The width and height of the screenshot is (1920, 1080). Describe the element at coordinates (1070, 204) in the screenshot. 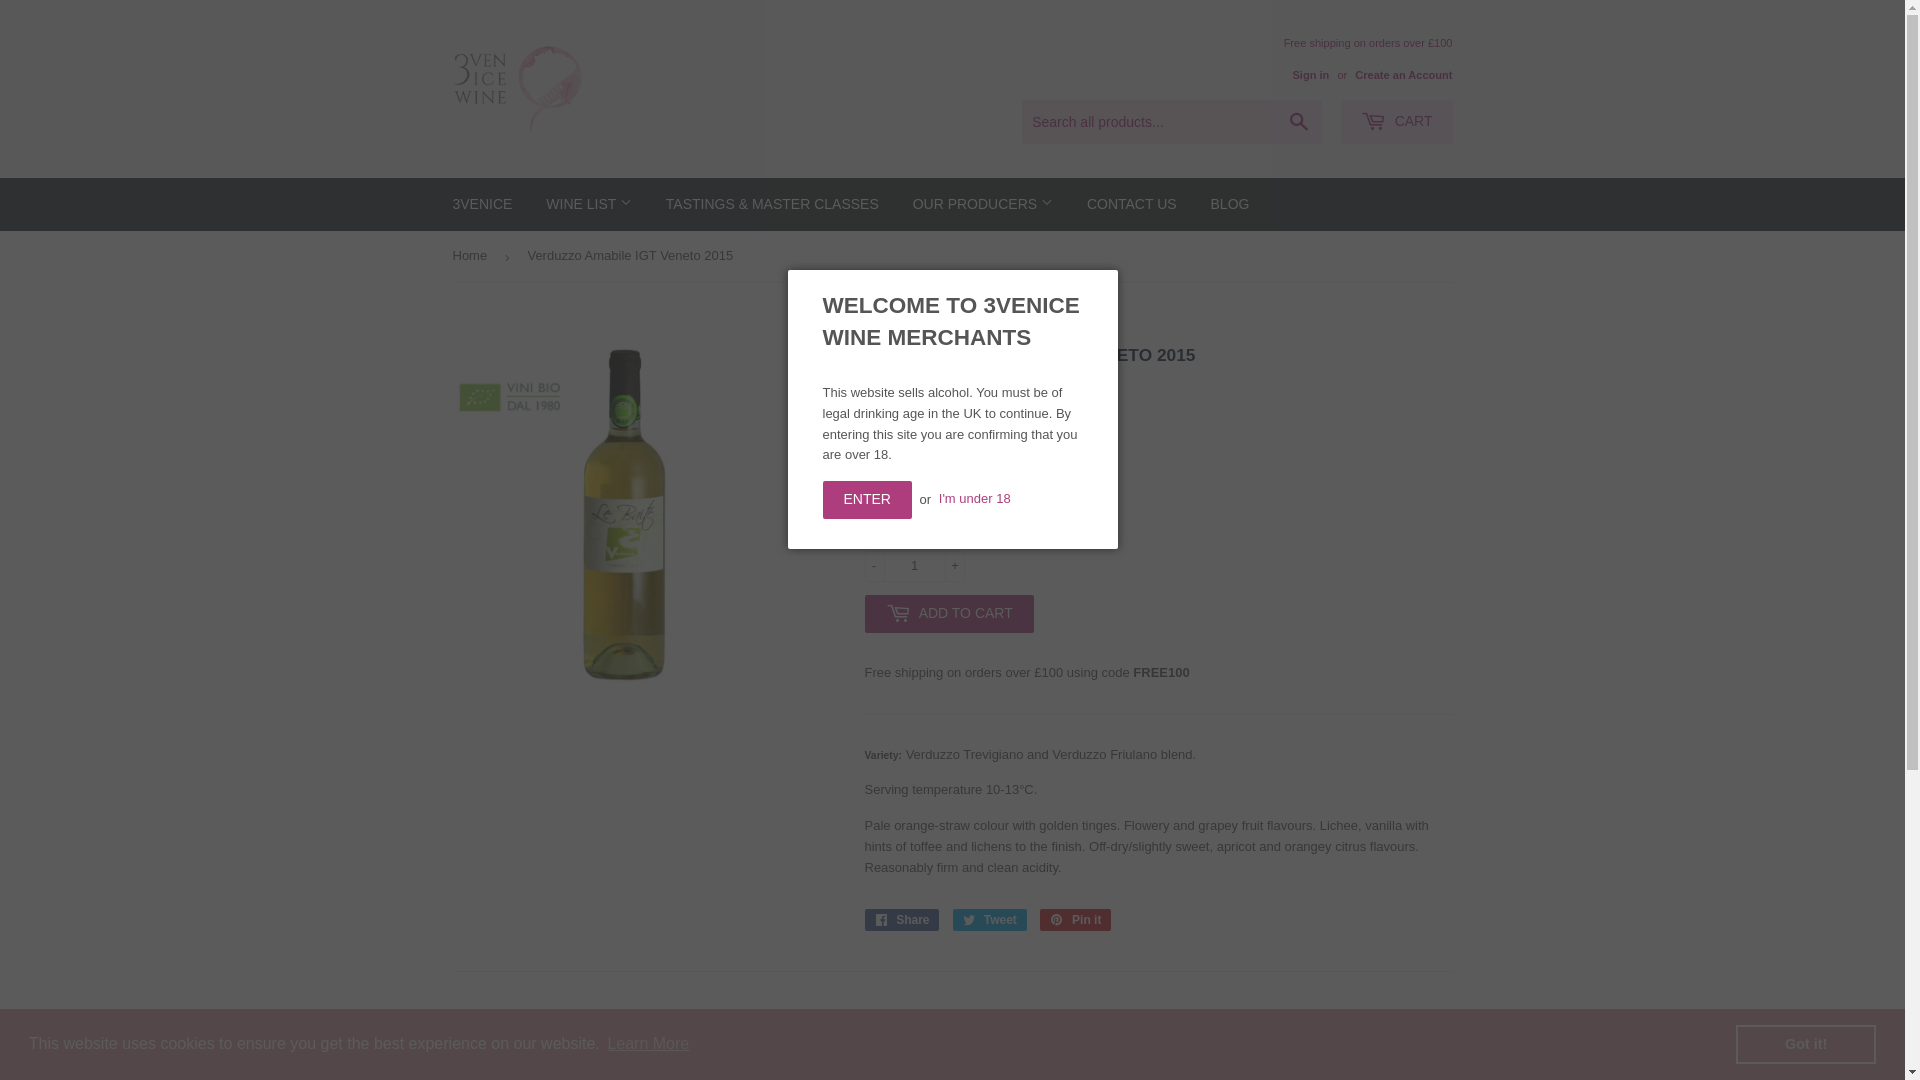

I see `'CONTACT US'` at that location.